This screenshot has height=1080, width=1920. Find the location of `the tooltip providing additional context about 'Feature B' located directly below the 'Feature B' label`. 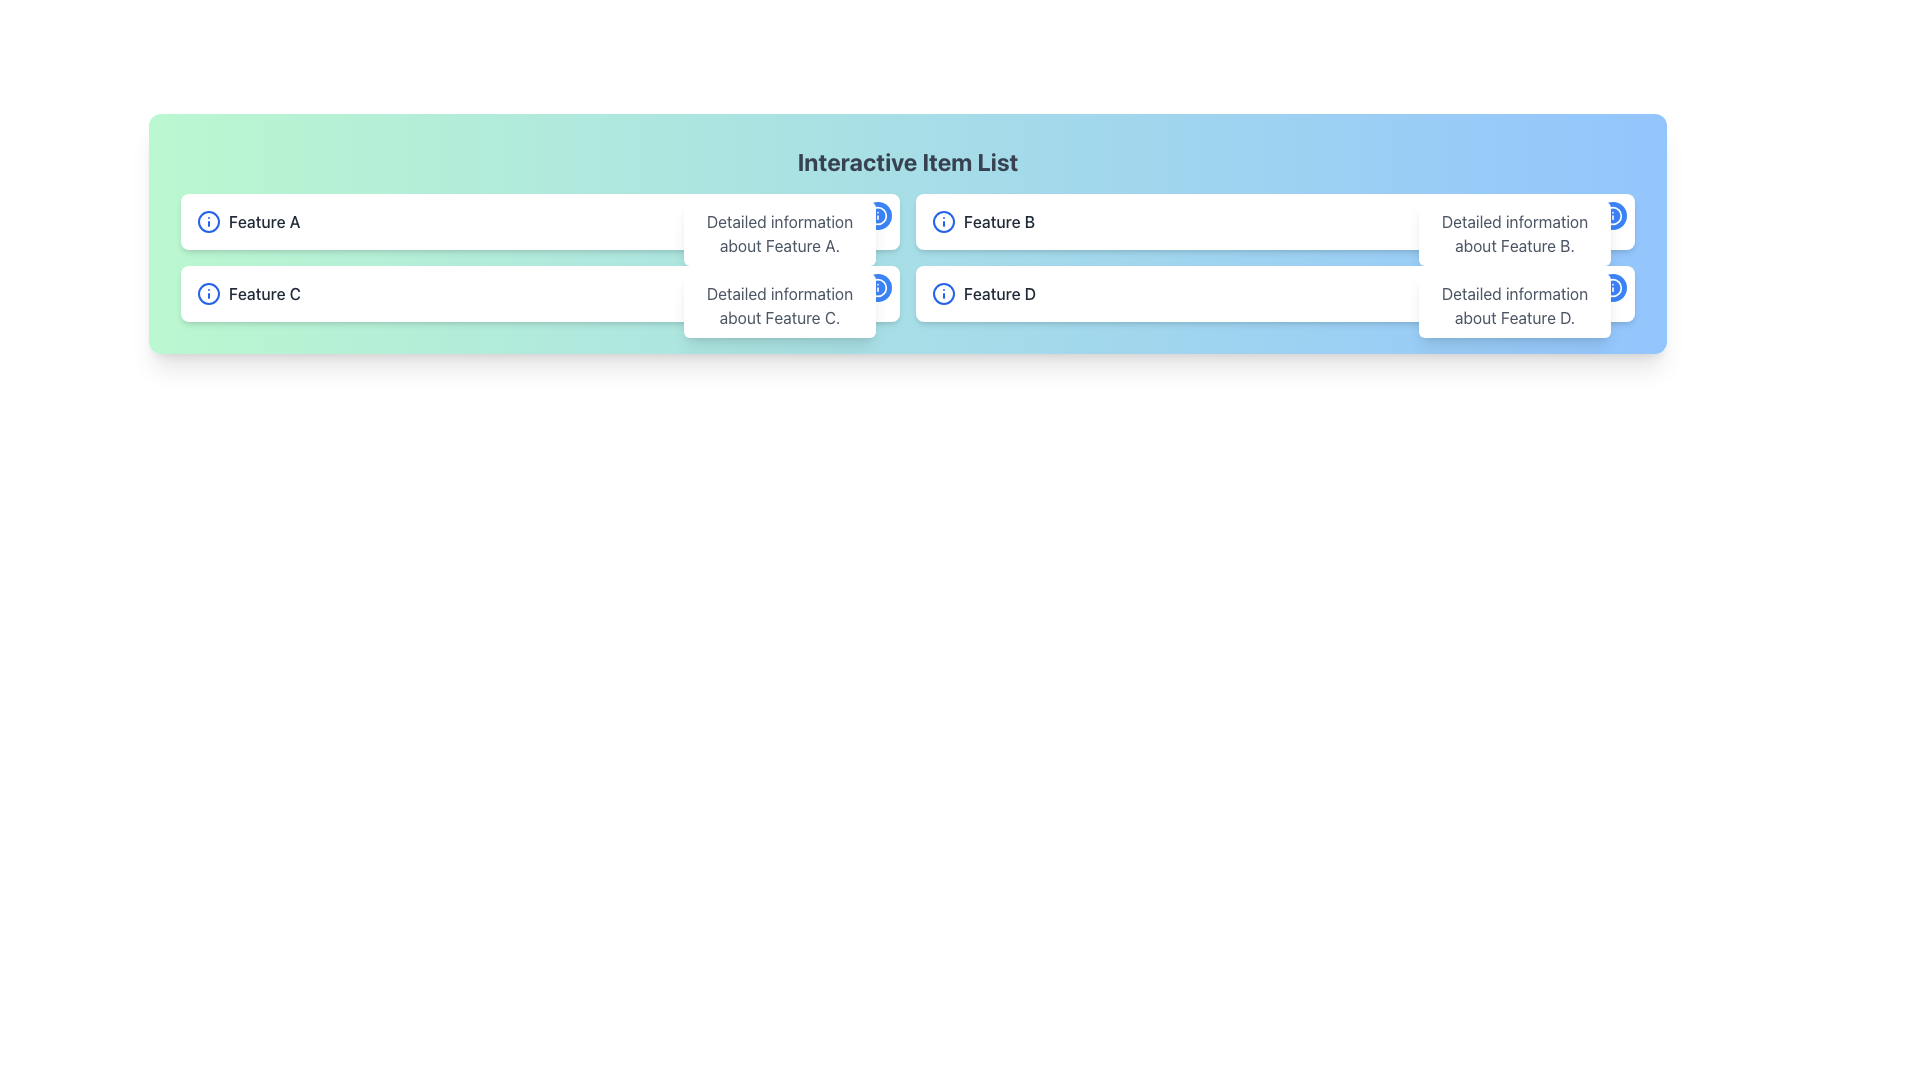

the tooltip providing additional context about 'Feature B' located directly below the 'Feature B' label is located at coordinates (1515, 233).